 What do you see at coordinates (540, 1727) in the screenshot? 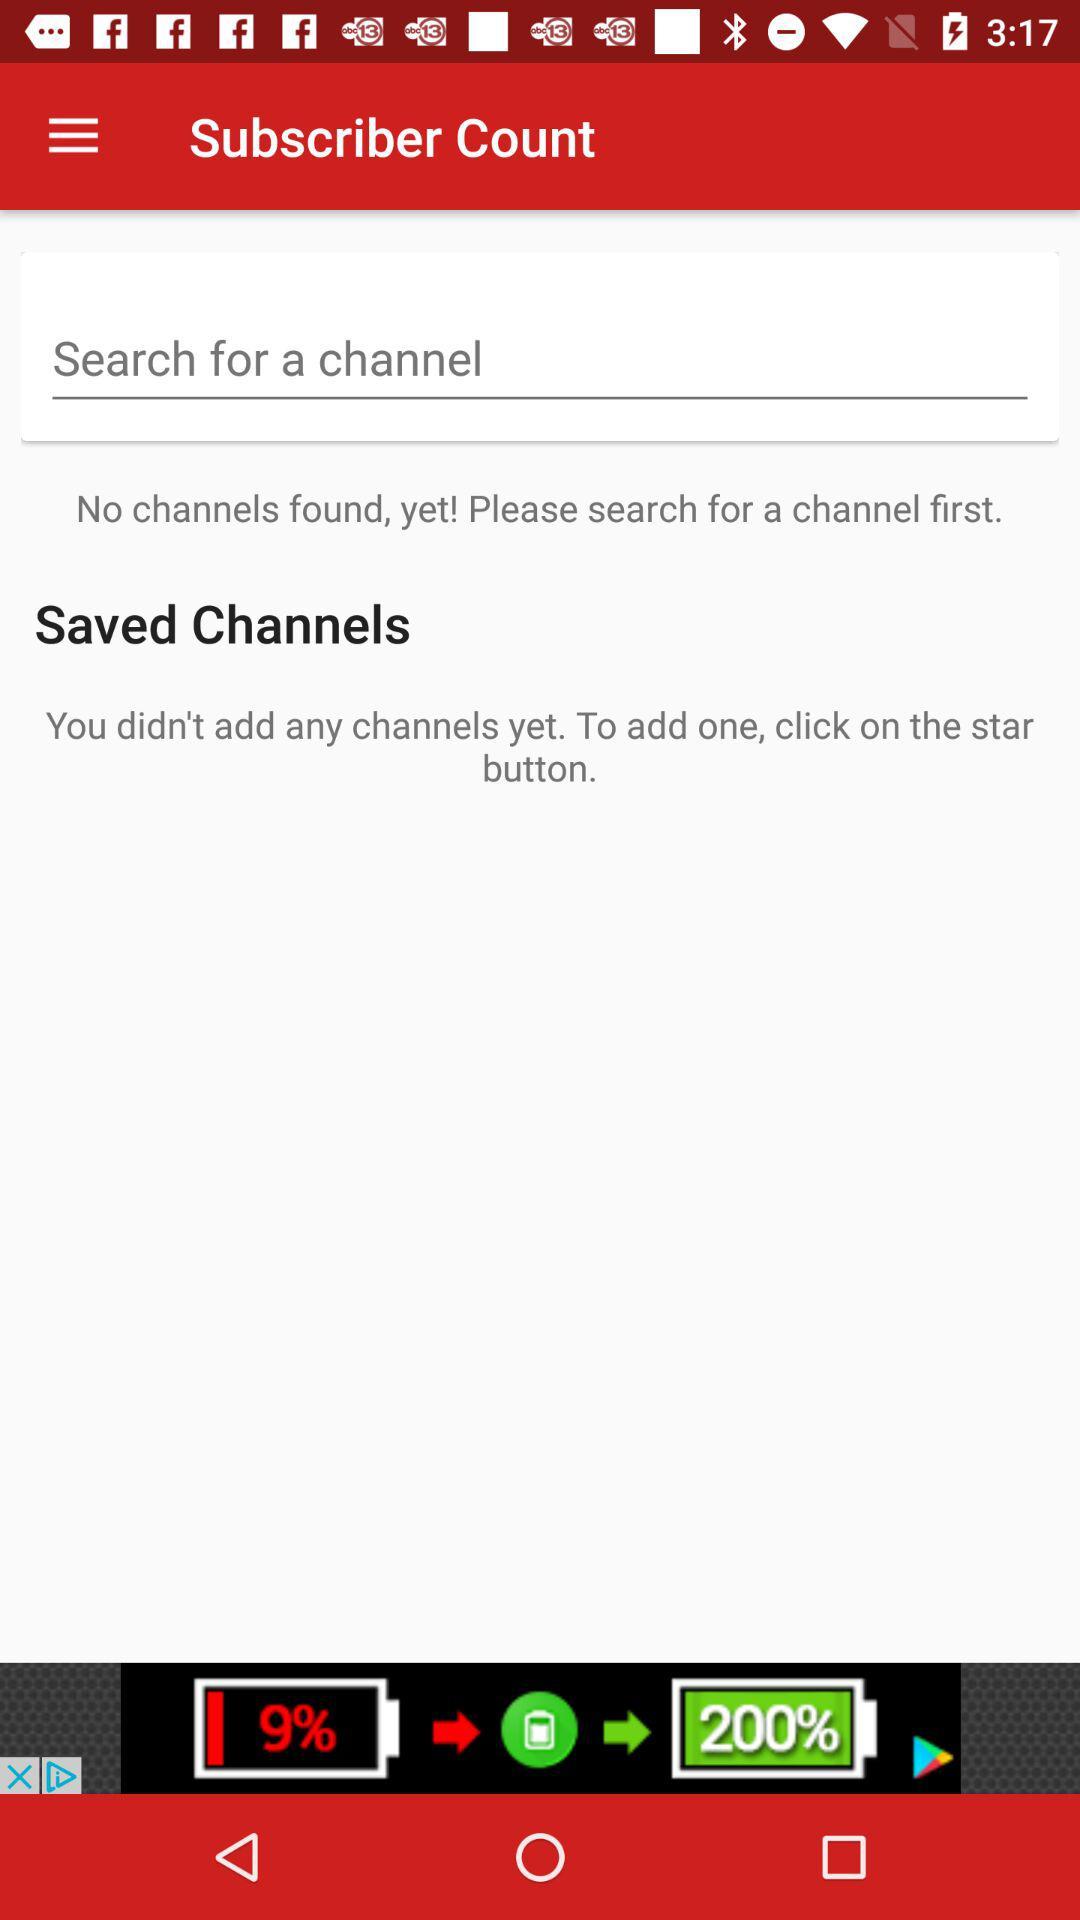
I see `google play advertisement` at bounding box center [540, 1727].